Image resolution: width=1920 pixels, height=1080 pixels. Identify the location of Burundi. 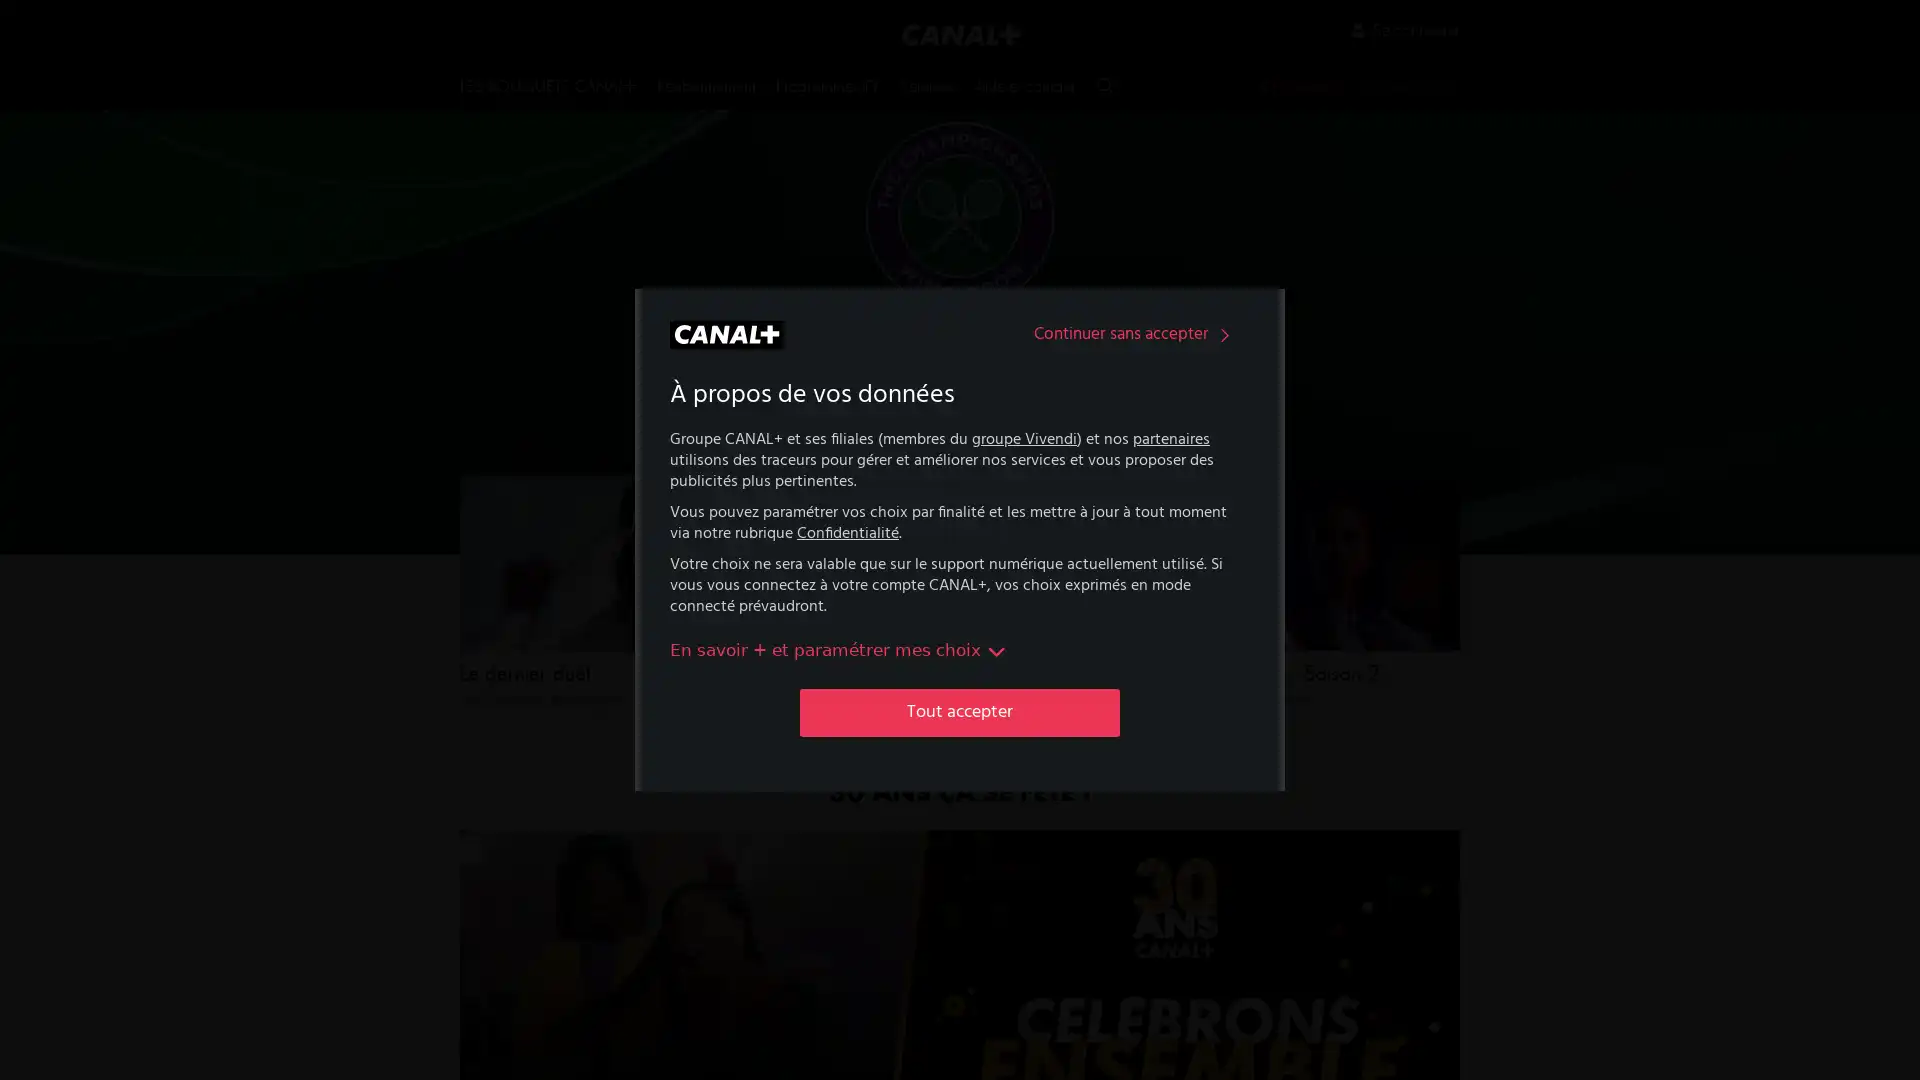
(768, 459).